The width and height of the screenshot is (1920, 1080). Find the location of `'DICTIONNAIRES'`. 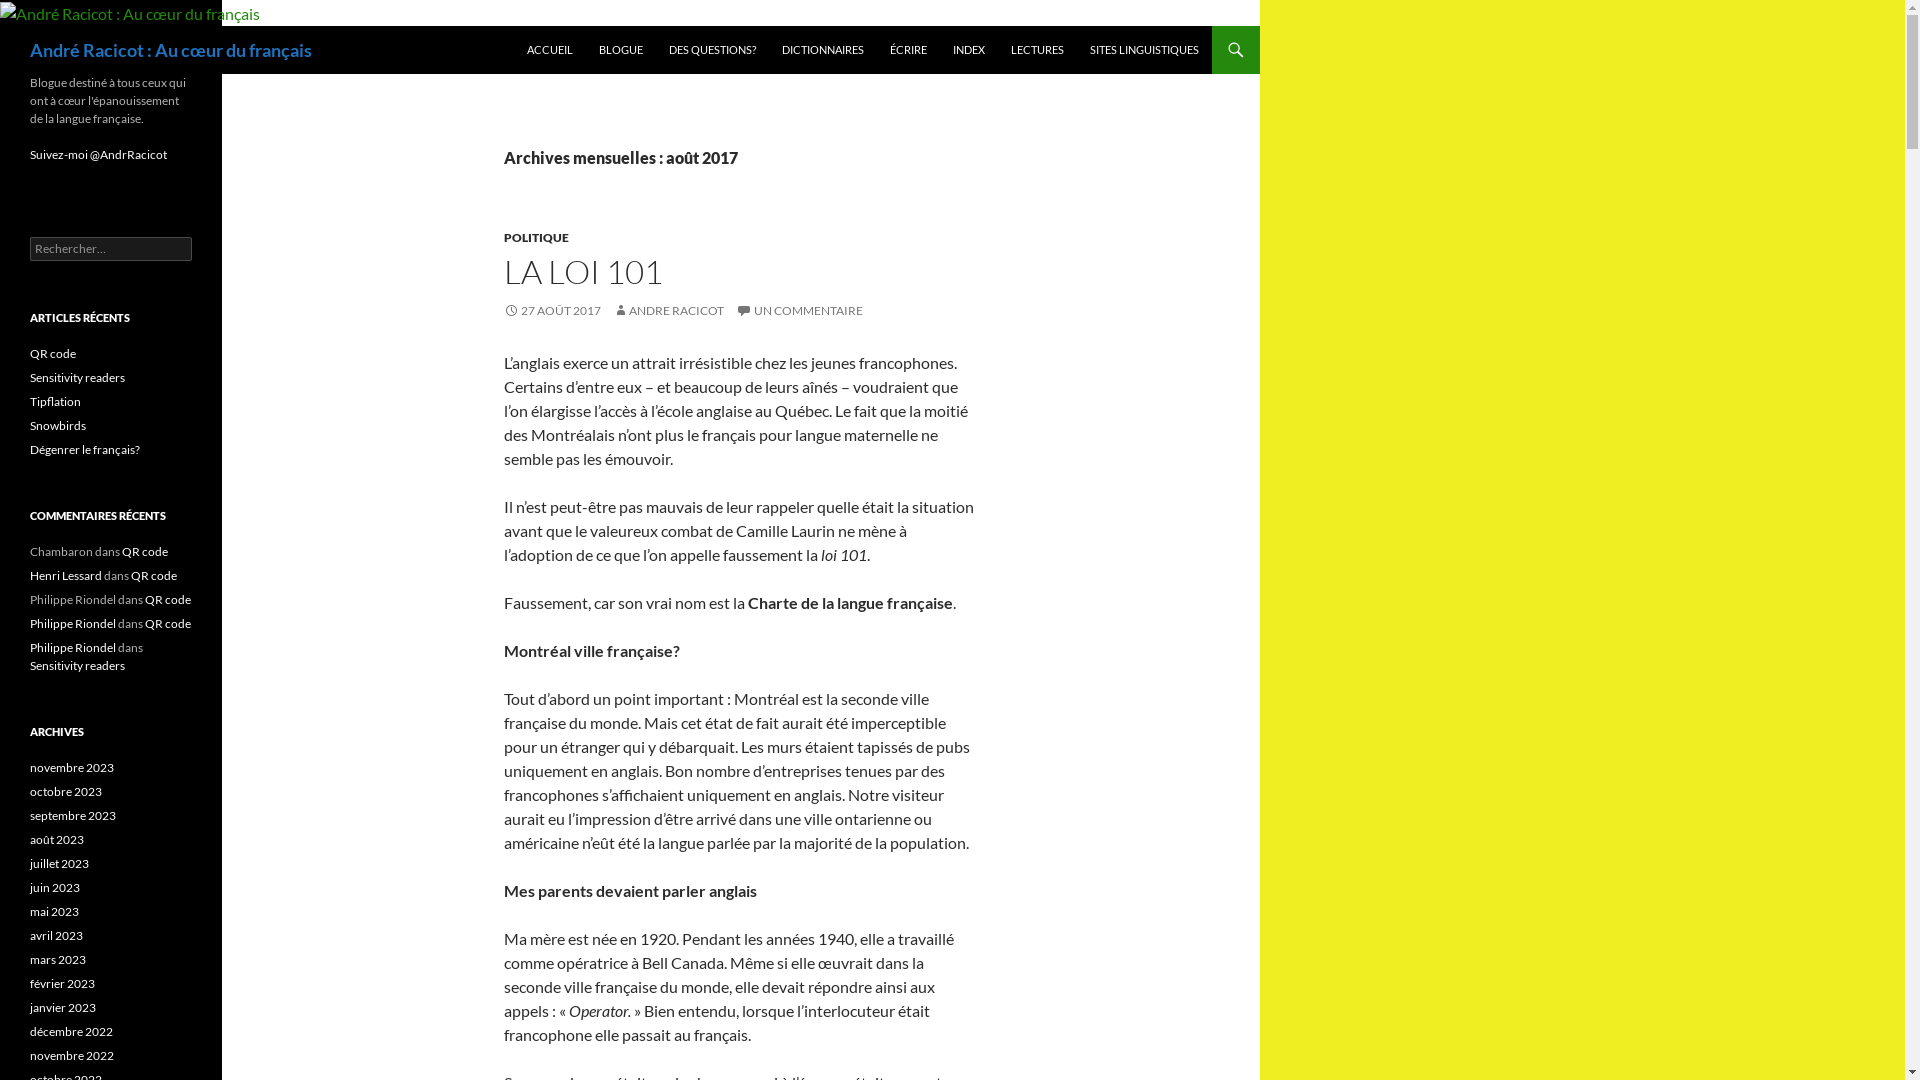

'DICTIONNAIRES' is located at coordinates (822, 49).